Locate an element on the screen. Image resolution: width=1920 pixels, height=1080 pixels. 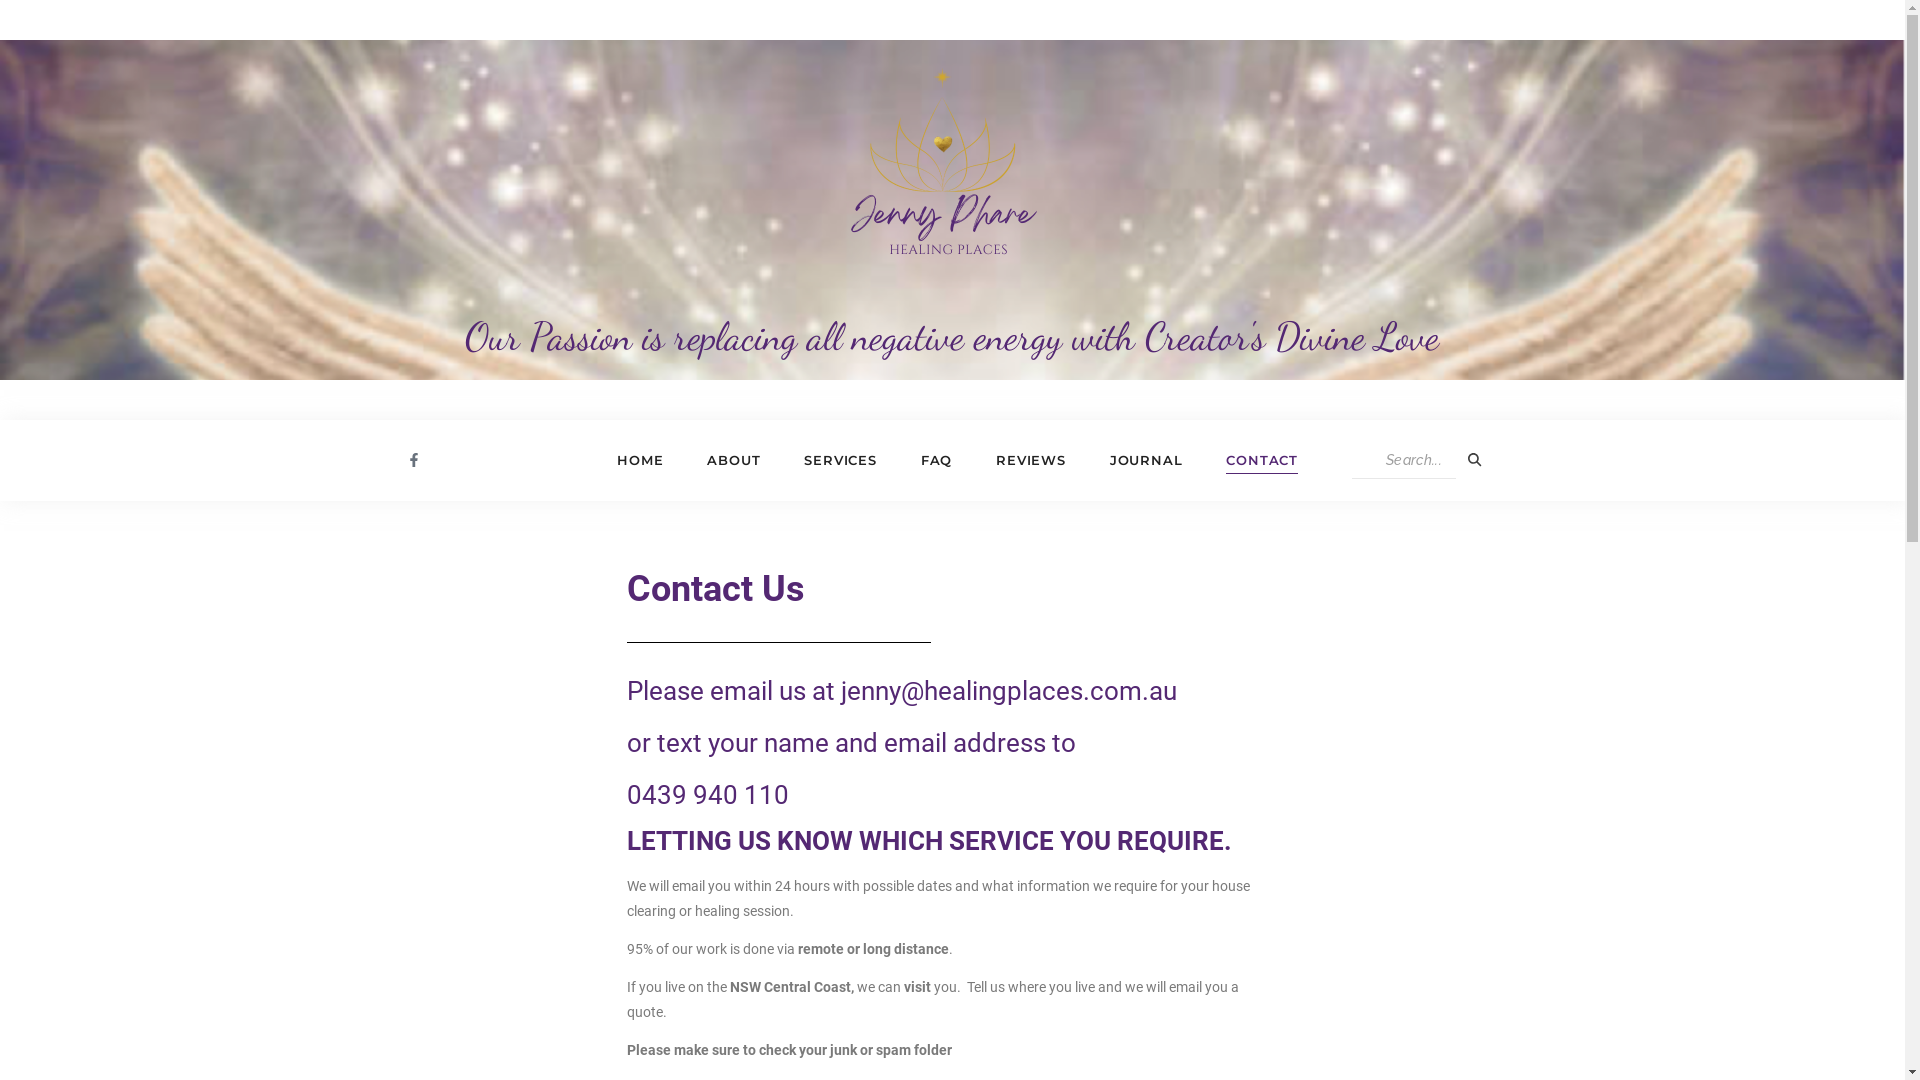
'SERVICES' is located at coordinates (791, 460).